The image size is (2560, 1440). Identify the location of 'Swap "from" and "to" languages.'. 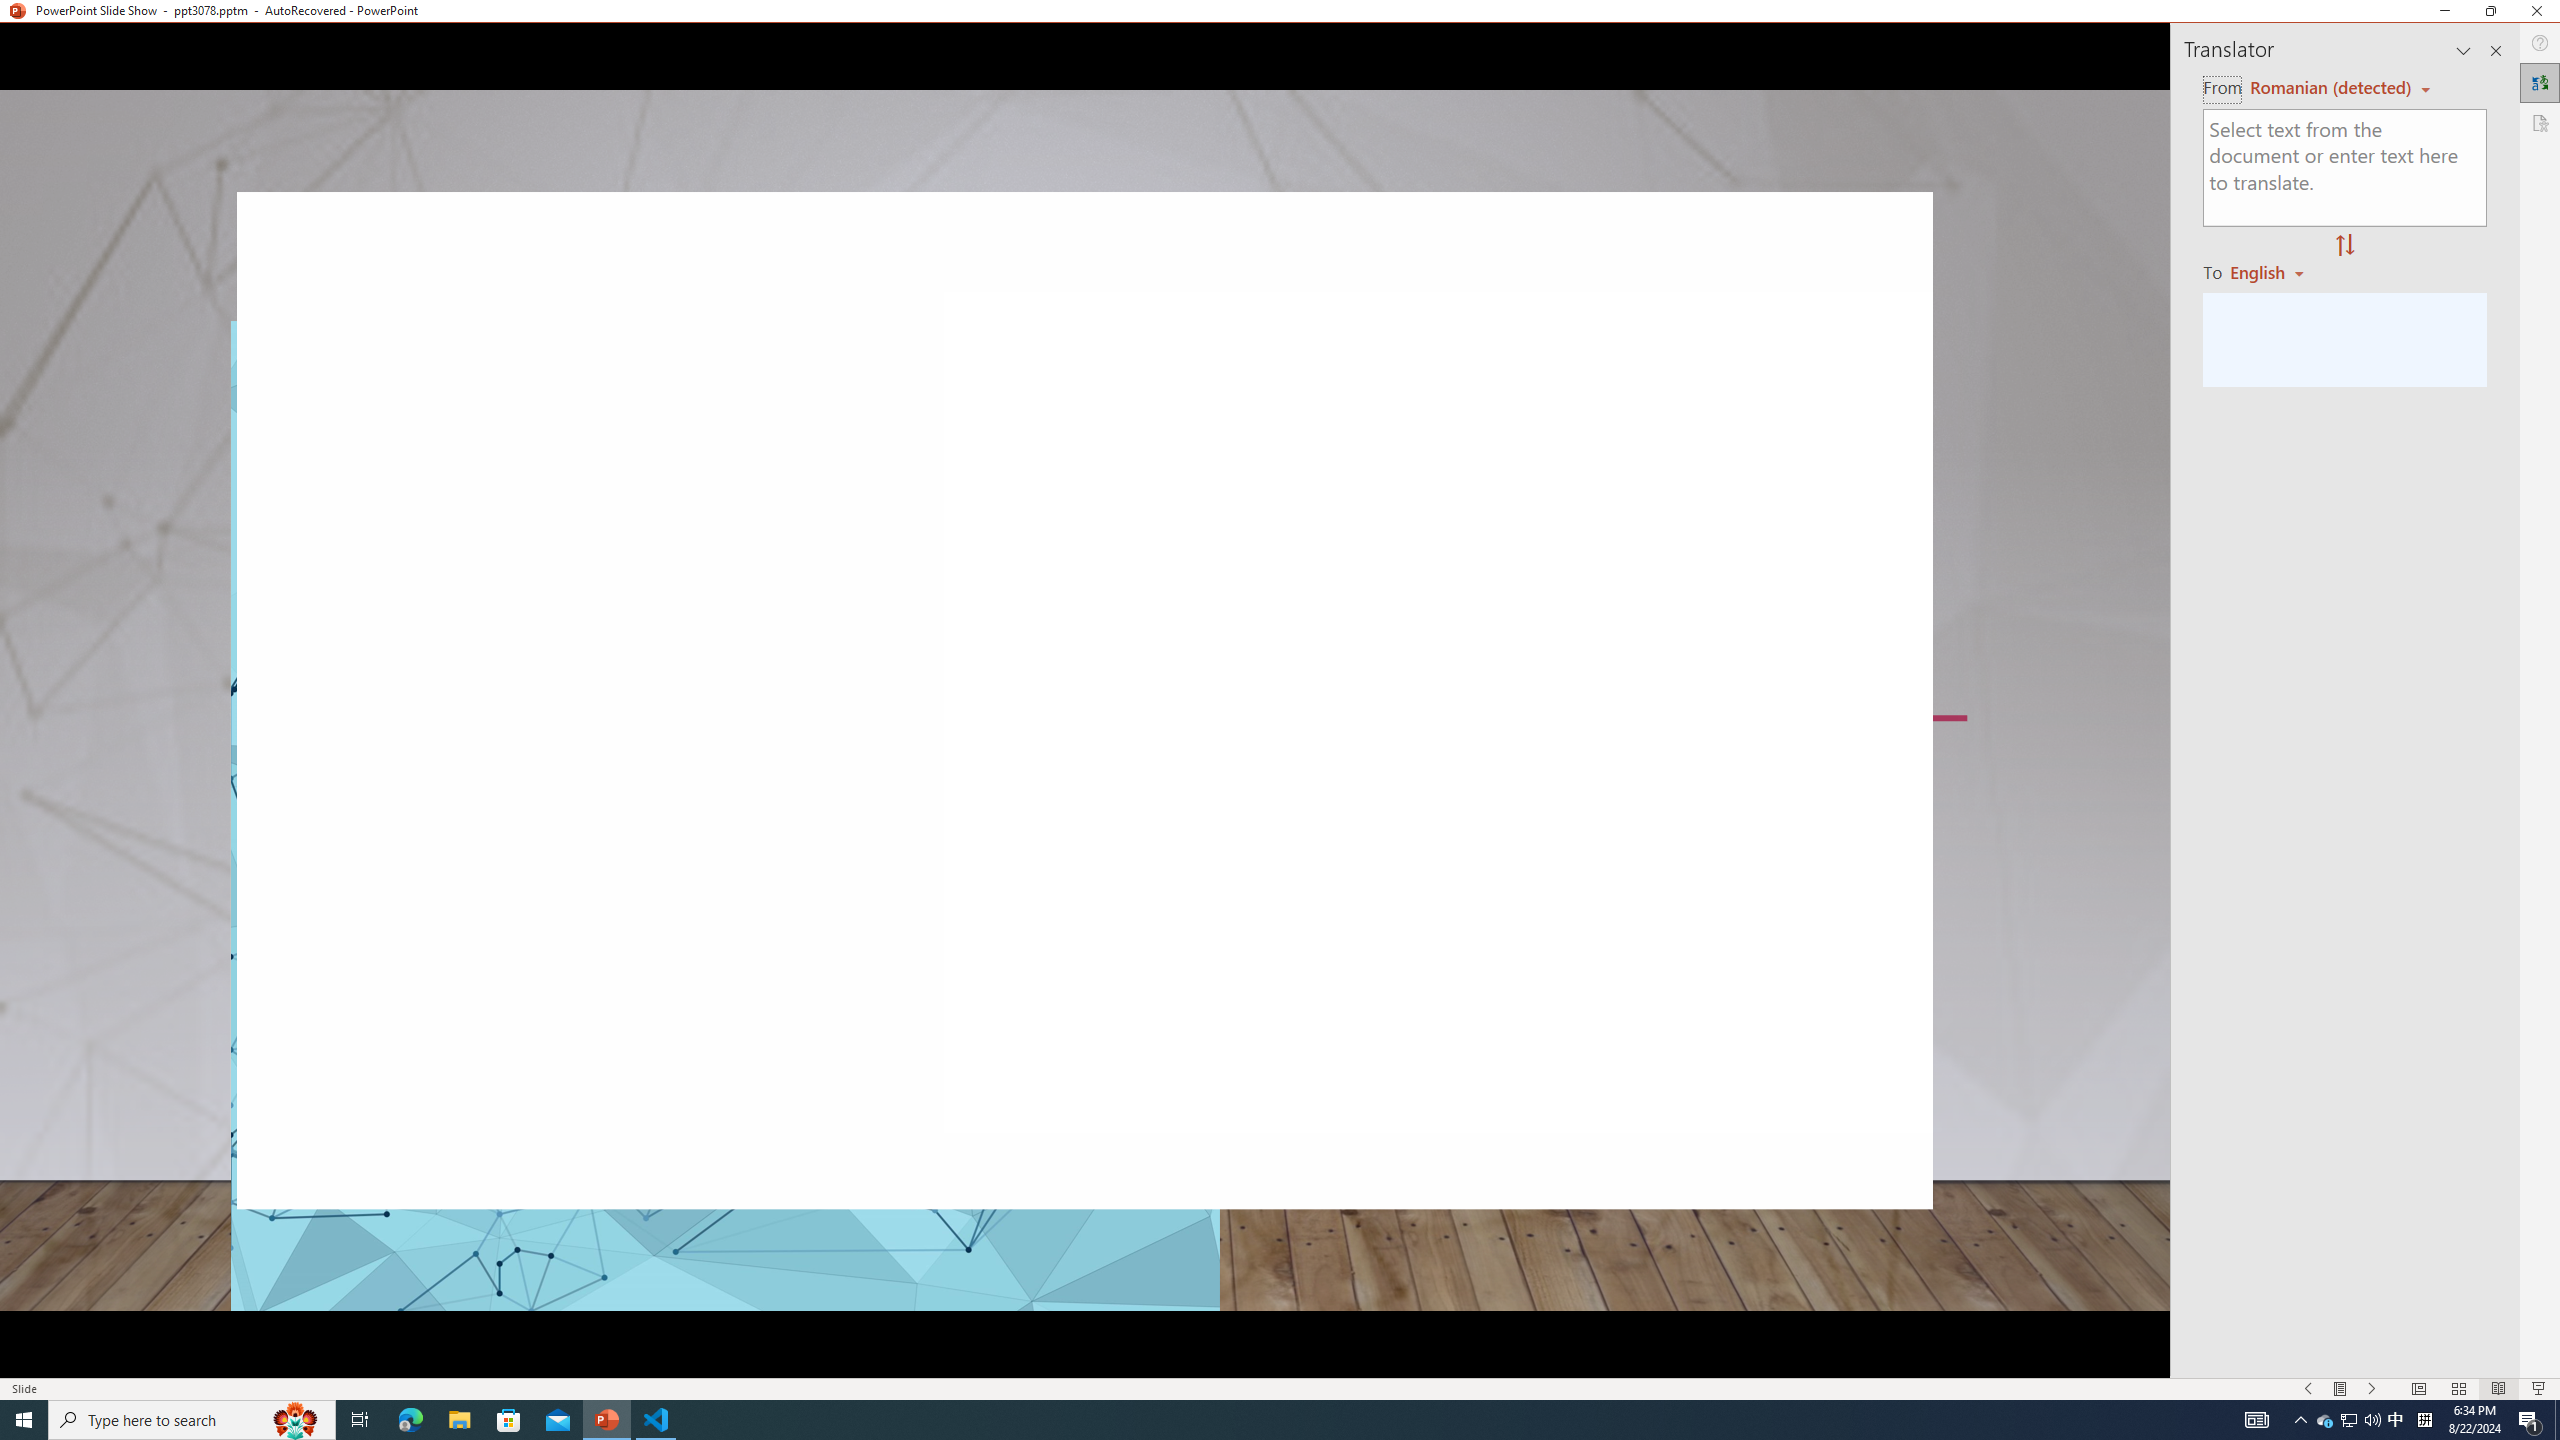
(2343, 245).